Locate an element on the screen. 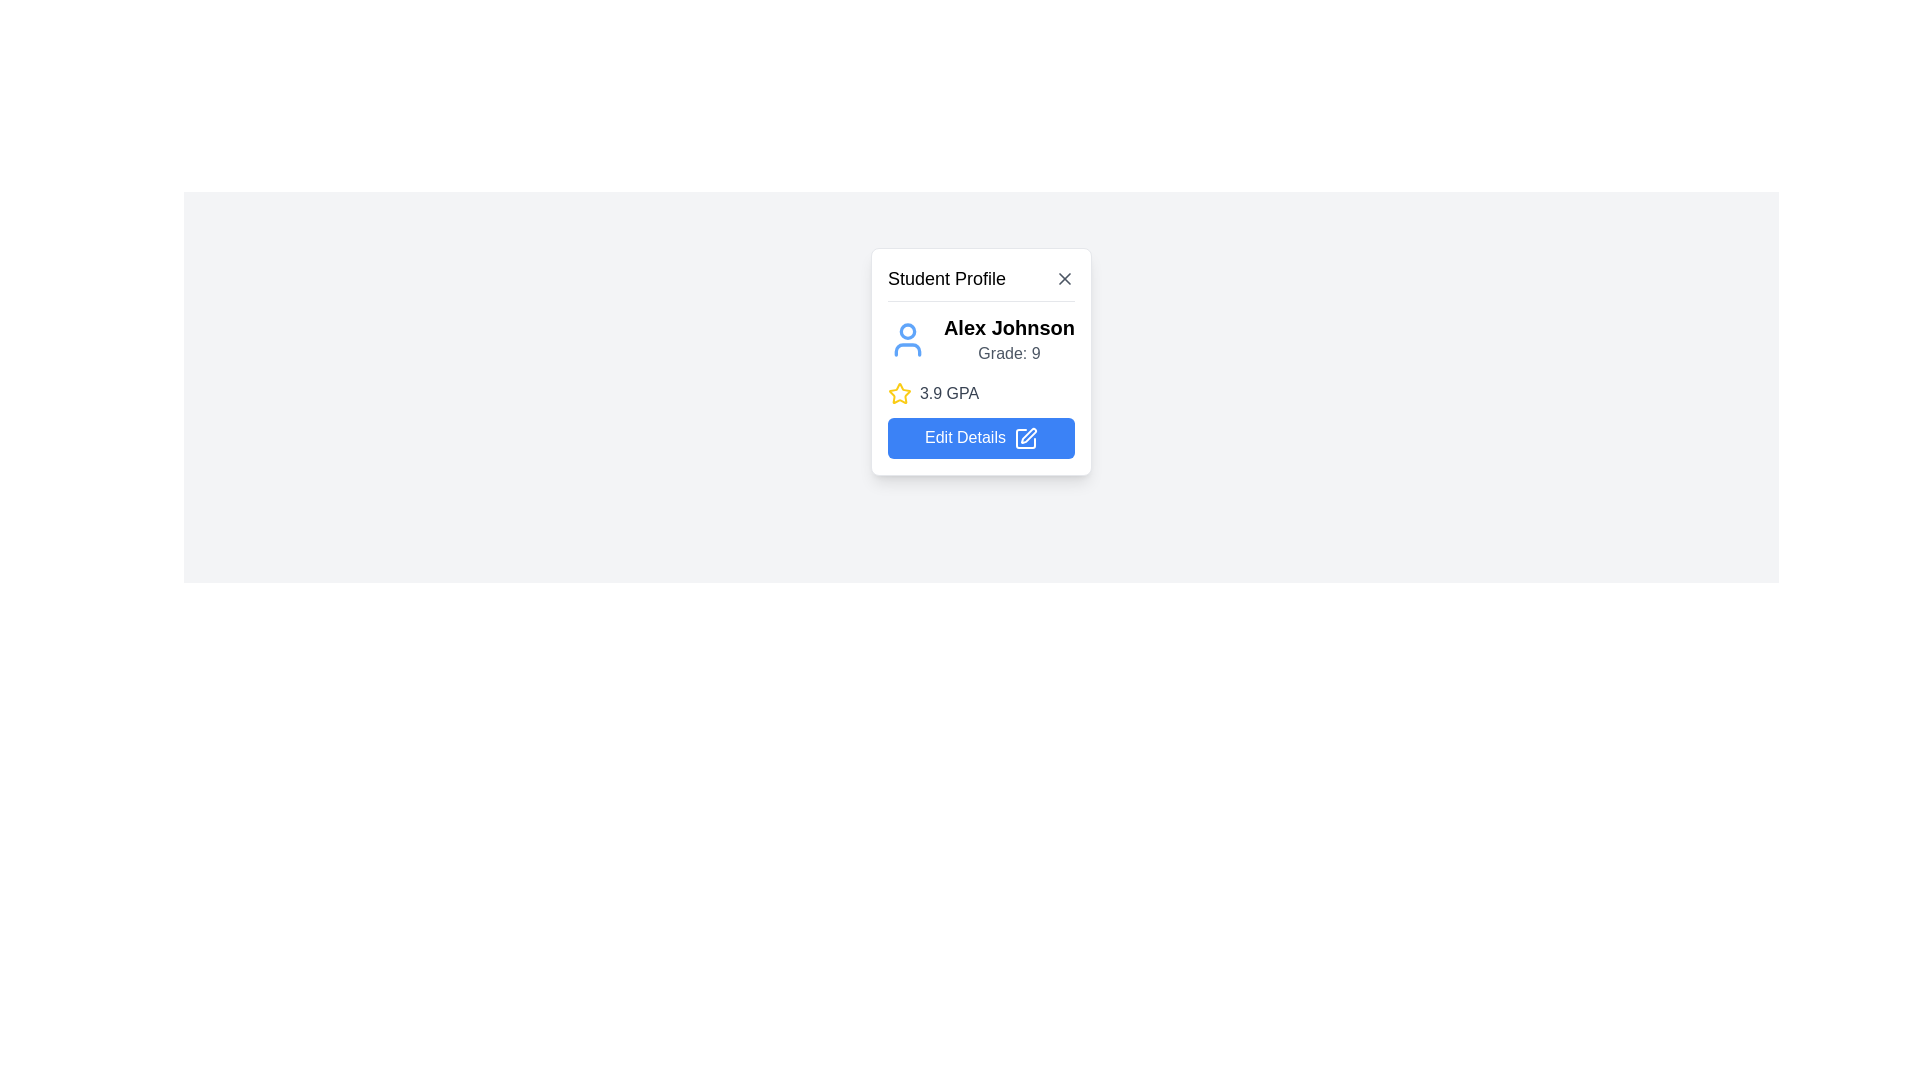 Image resolution: width=1920 pixels, height=1080 pixels. the close button located at the top-right corner of the 'Student Profile' header section is located at coordinates (1064, 278).